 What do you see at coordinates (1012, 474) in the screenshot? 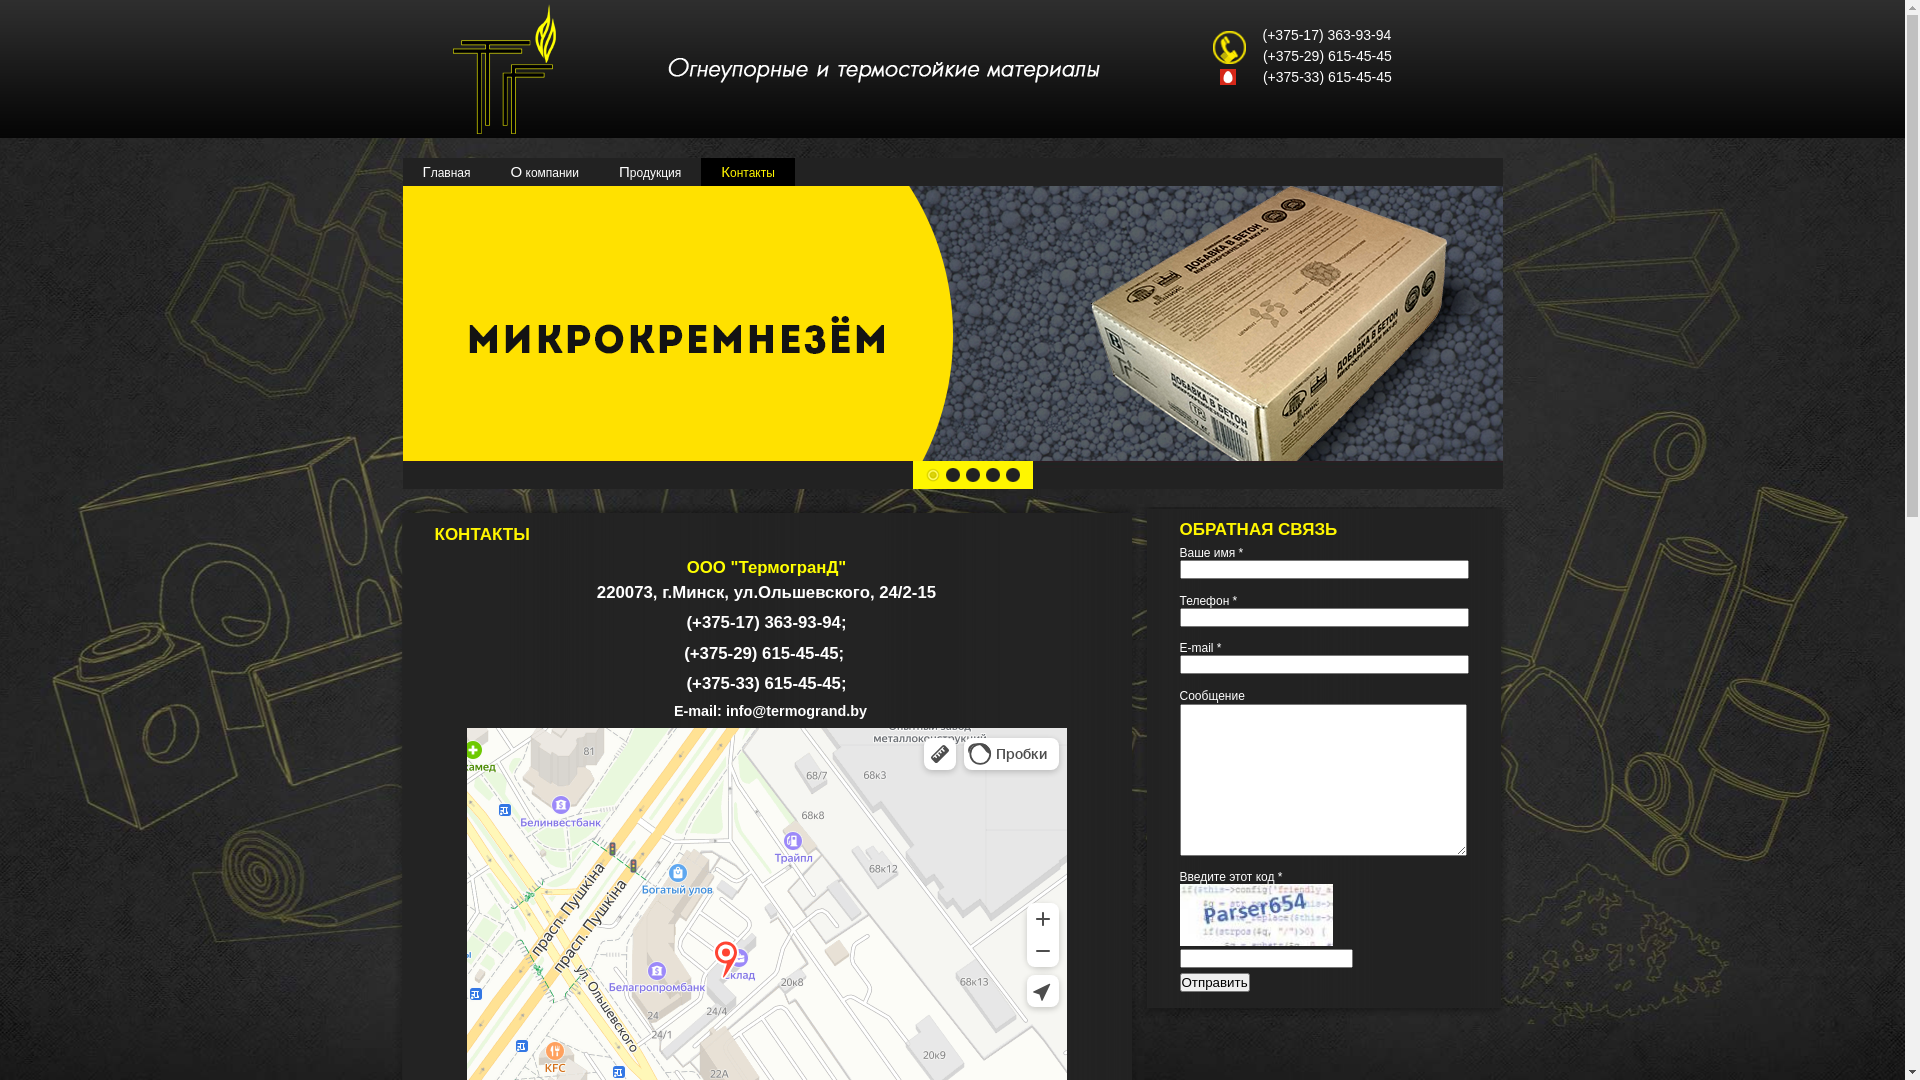
I see `'5'` at bounding box center [1012, 474].